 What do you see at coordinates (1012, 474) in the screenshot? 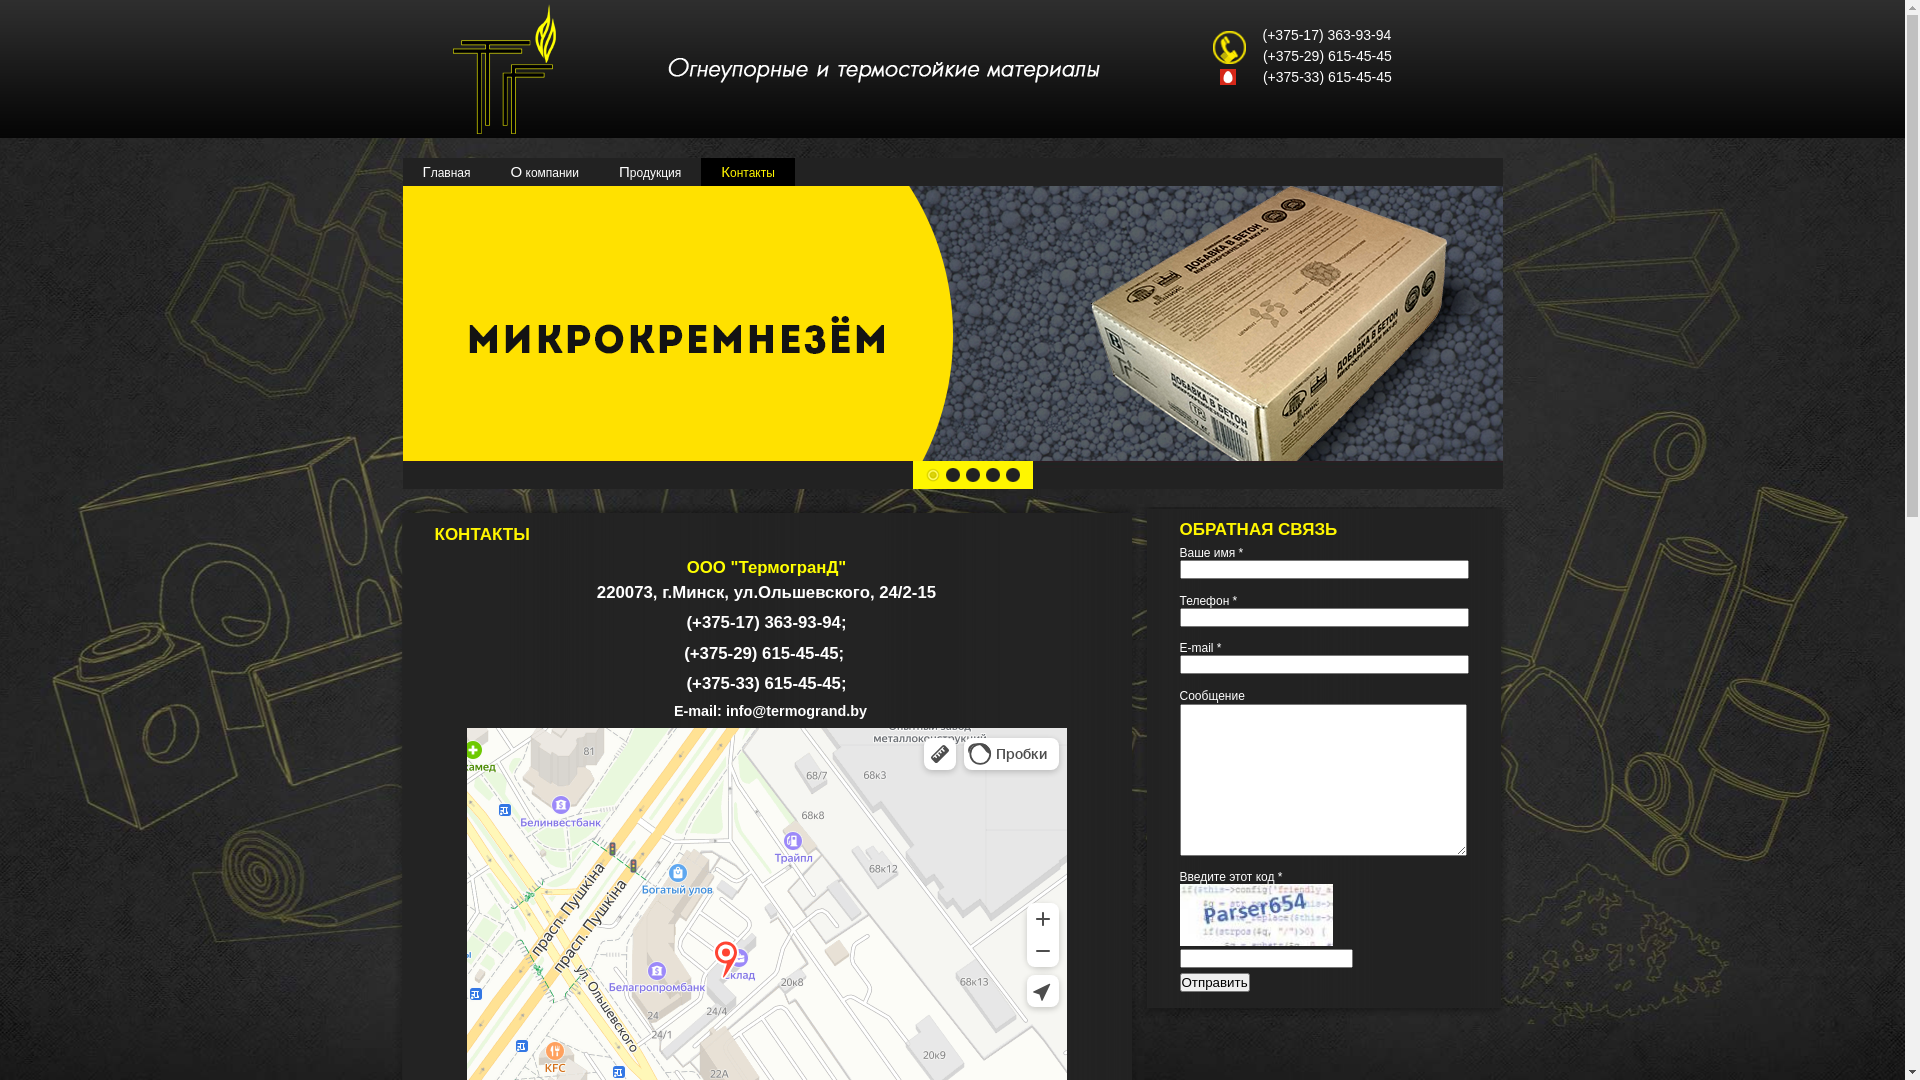
I see `'5'` at bounding box center [1012, 474].